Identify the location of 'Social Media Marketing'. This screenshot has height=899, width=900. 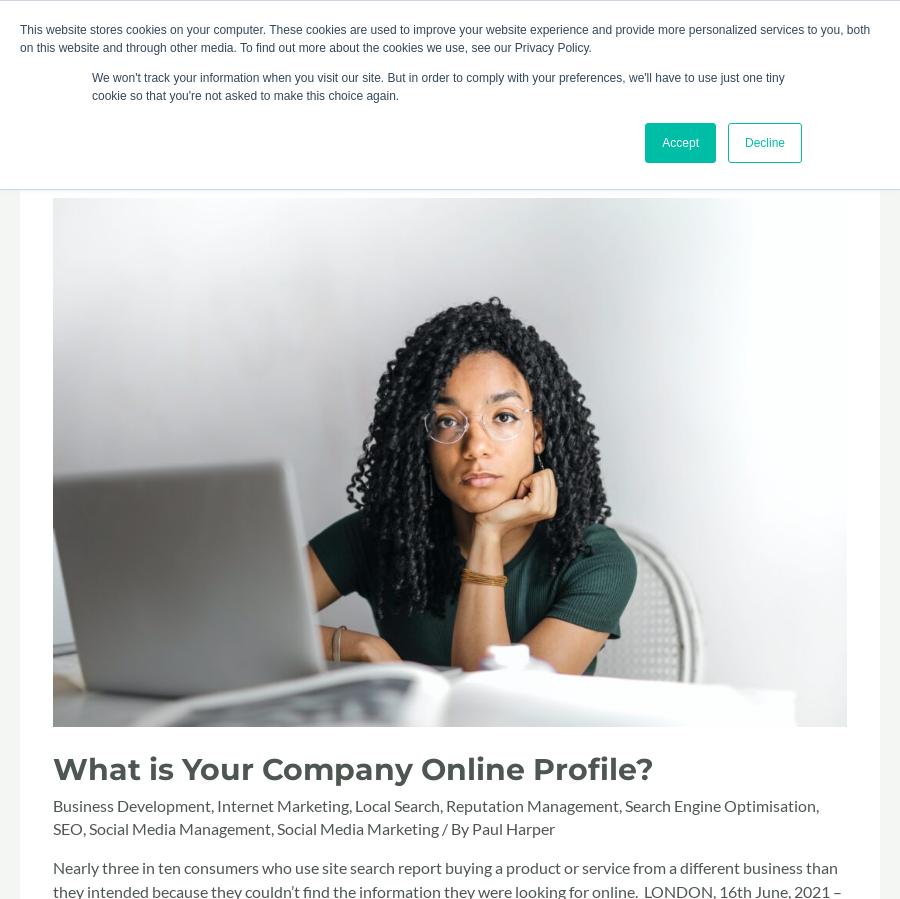
(276, 827).